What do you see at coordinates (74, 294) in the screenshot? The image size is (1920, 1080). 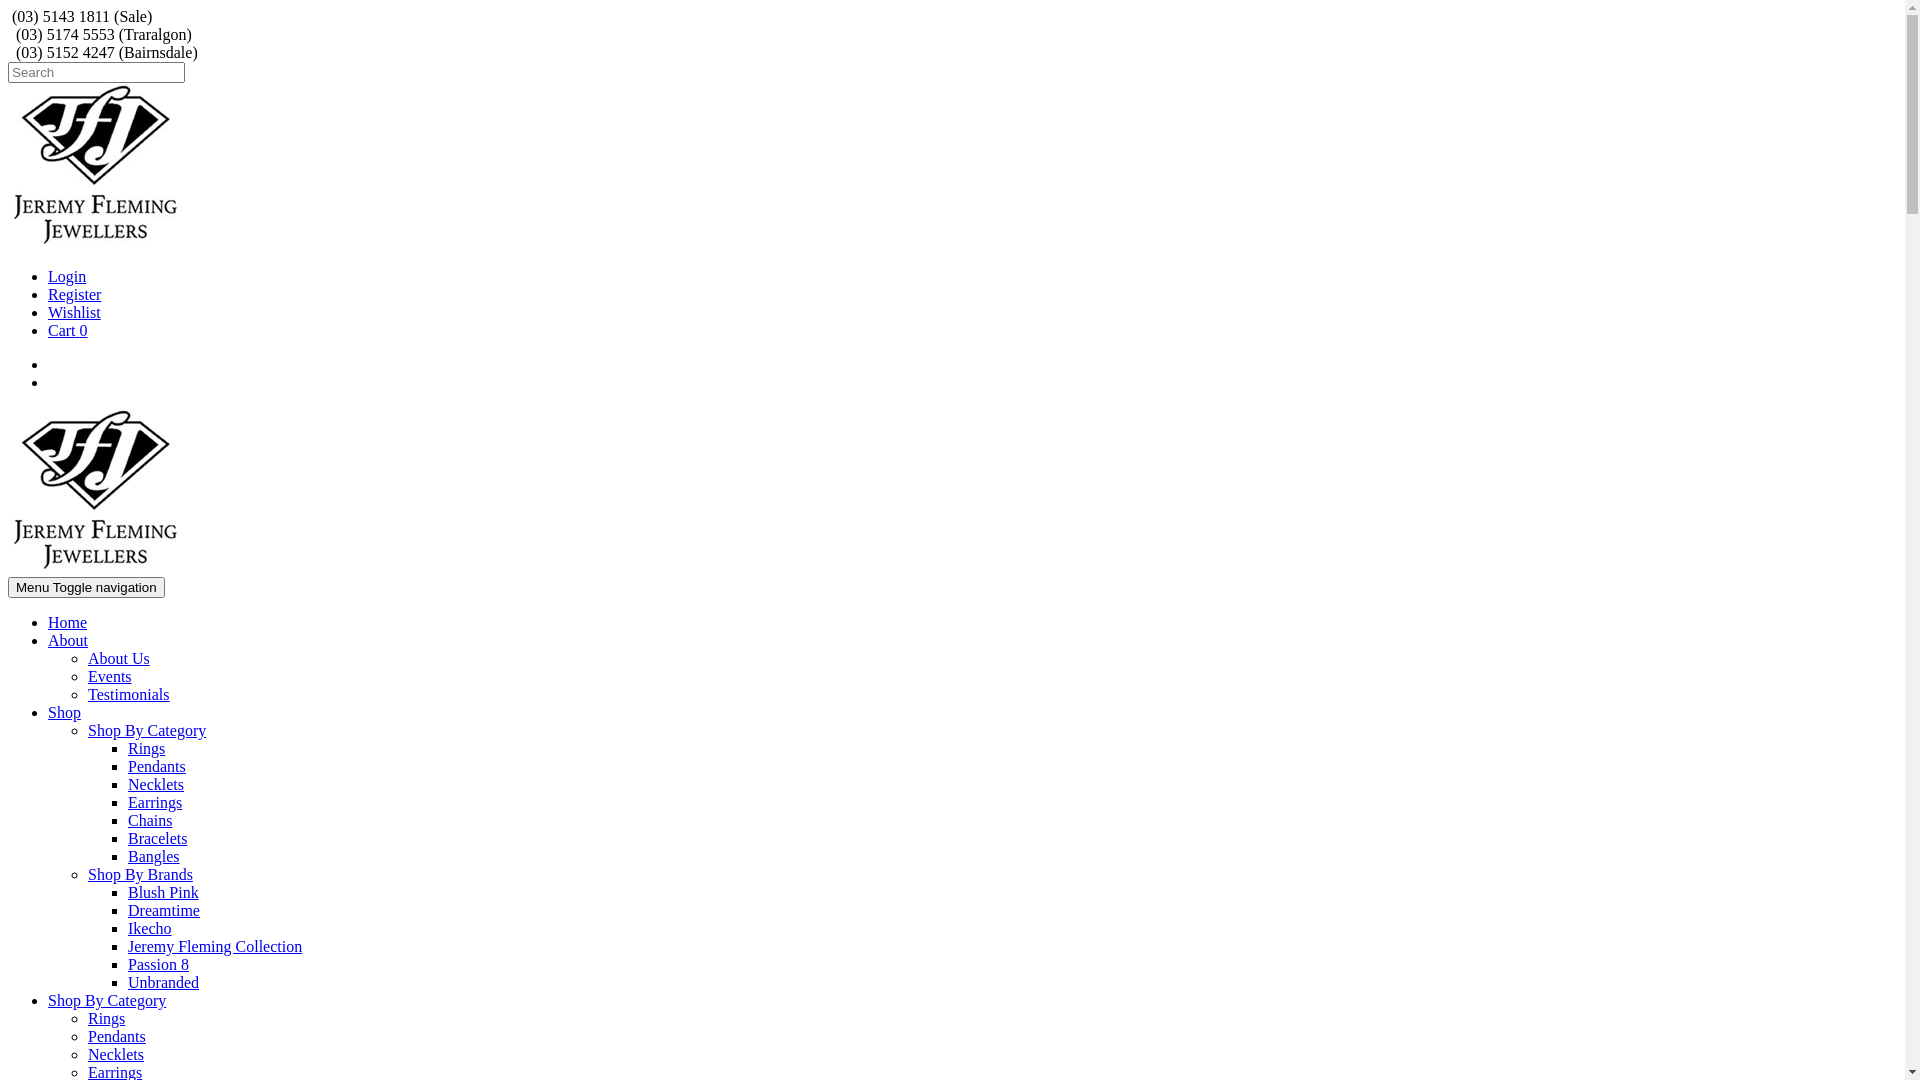 I see `'Register'` at bounding box center [74, 294].